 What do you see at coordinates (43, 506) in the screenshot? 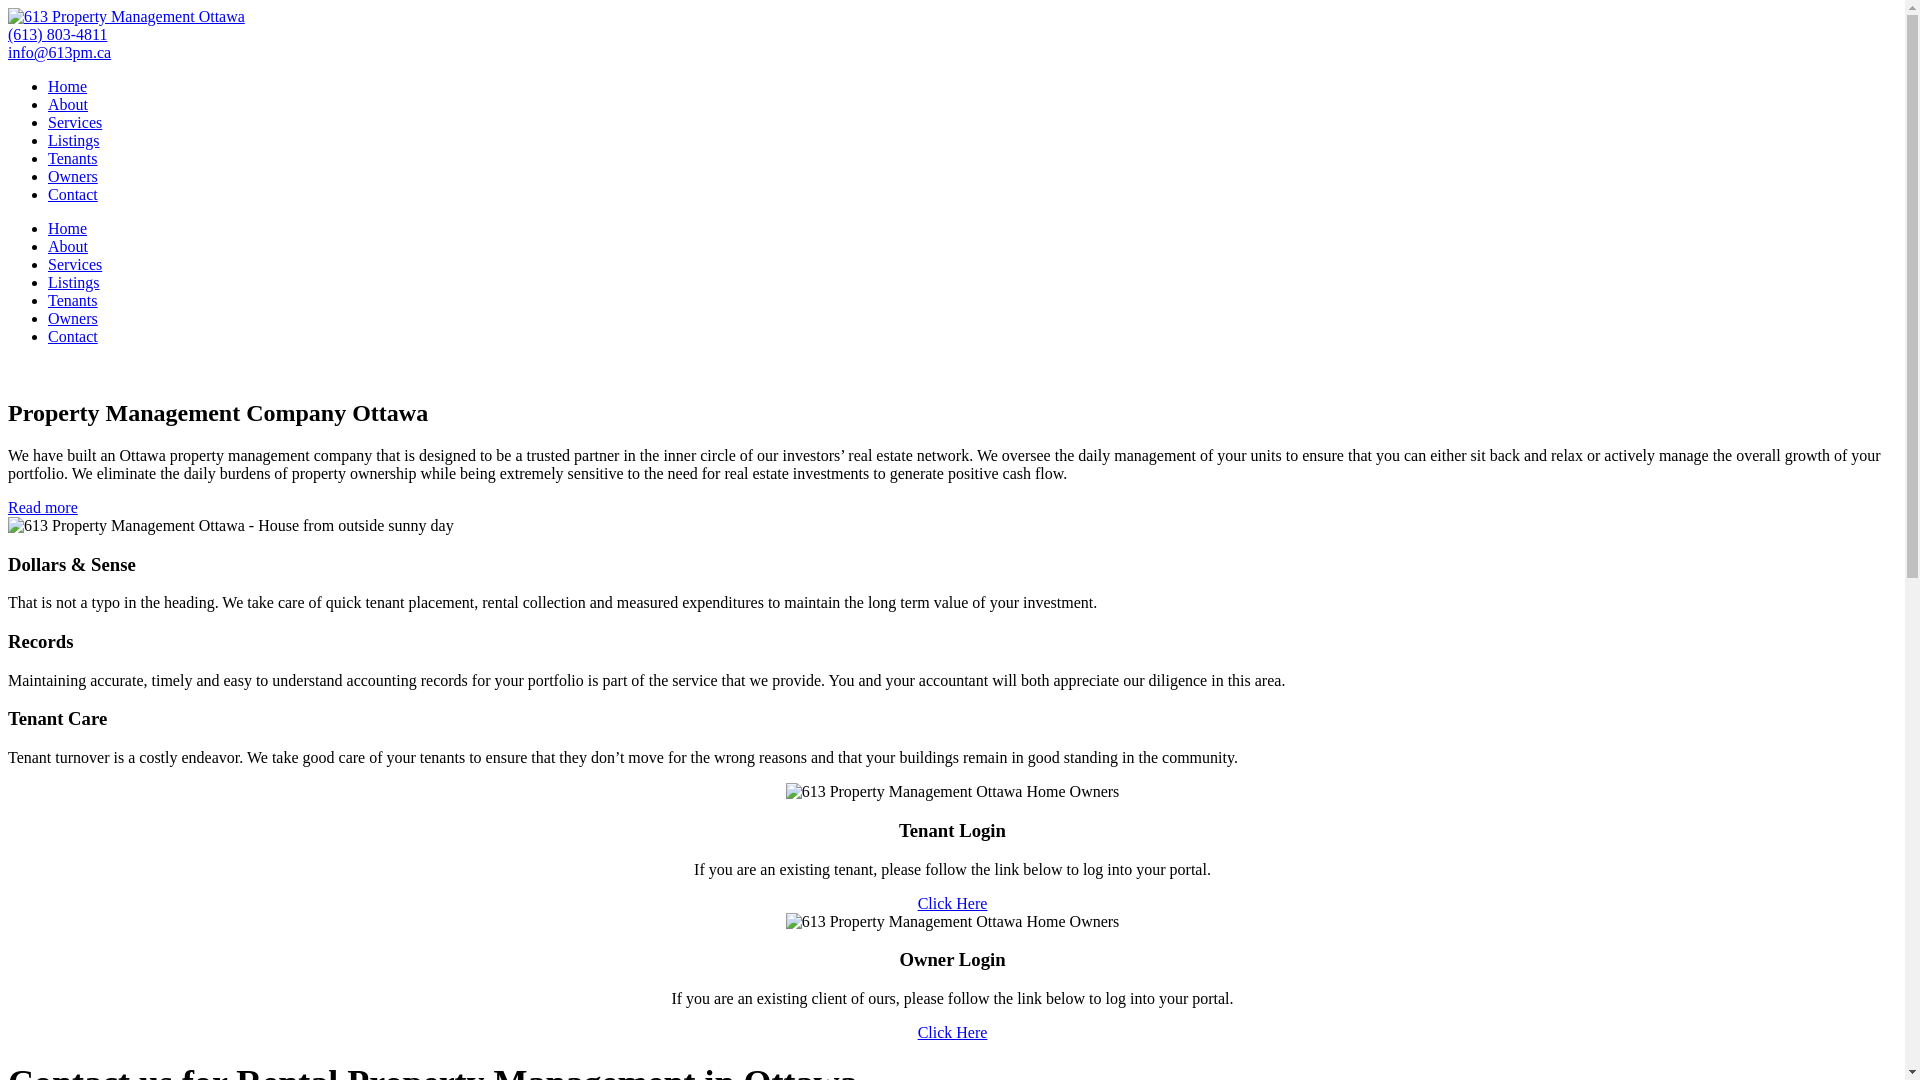
I see `'Read more'` at bounding box center [43, 506].